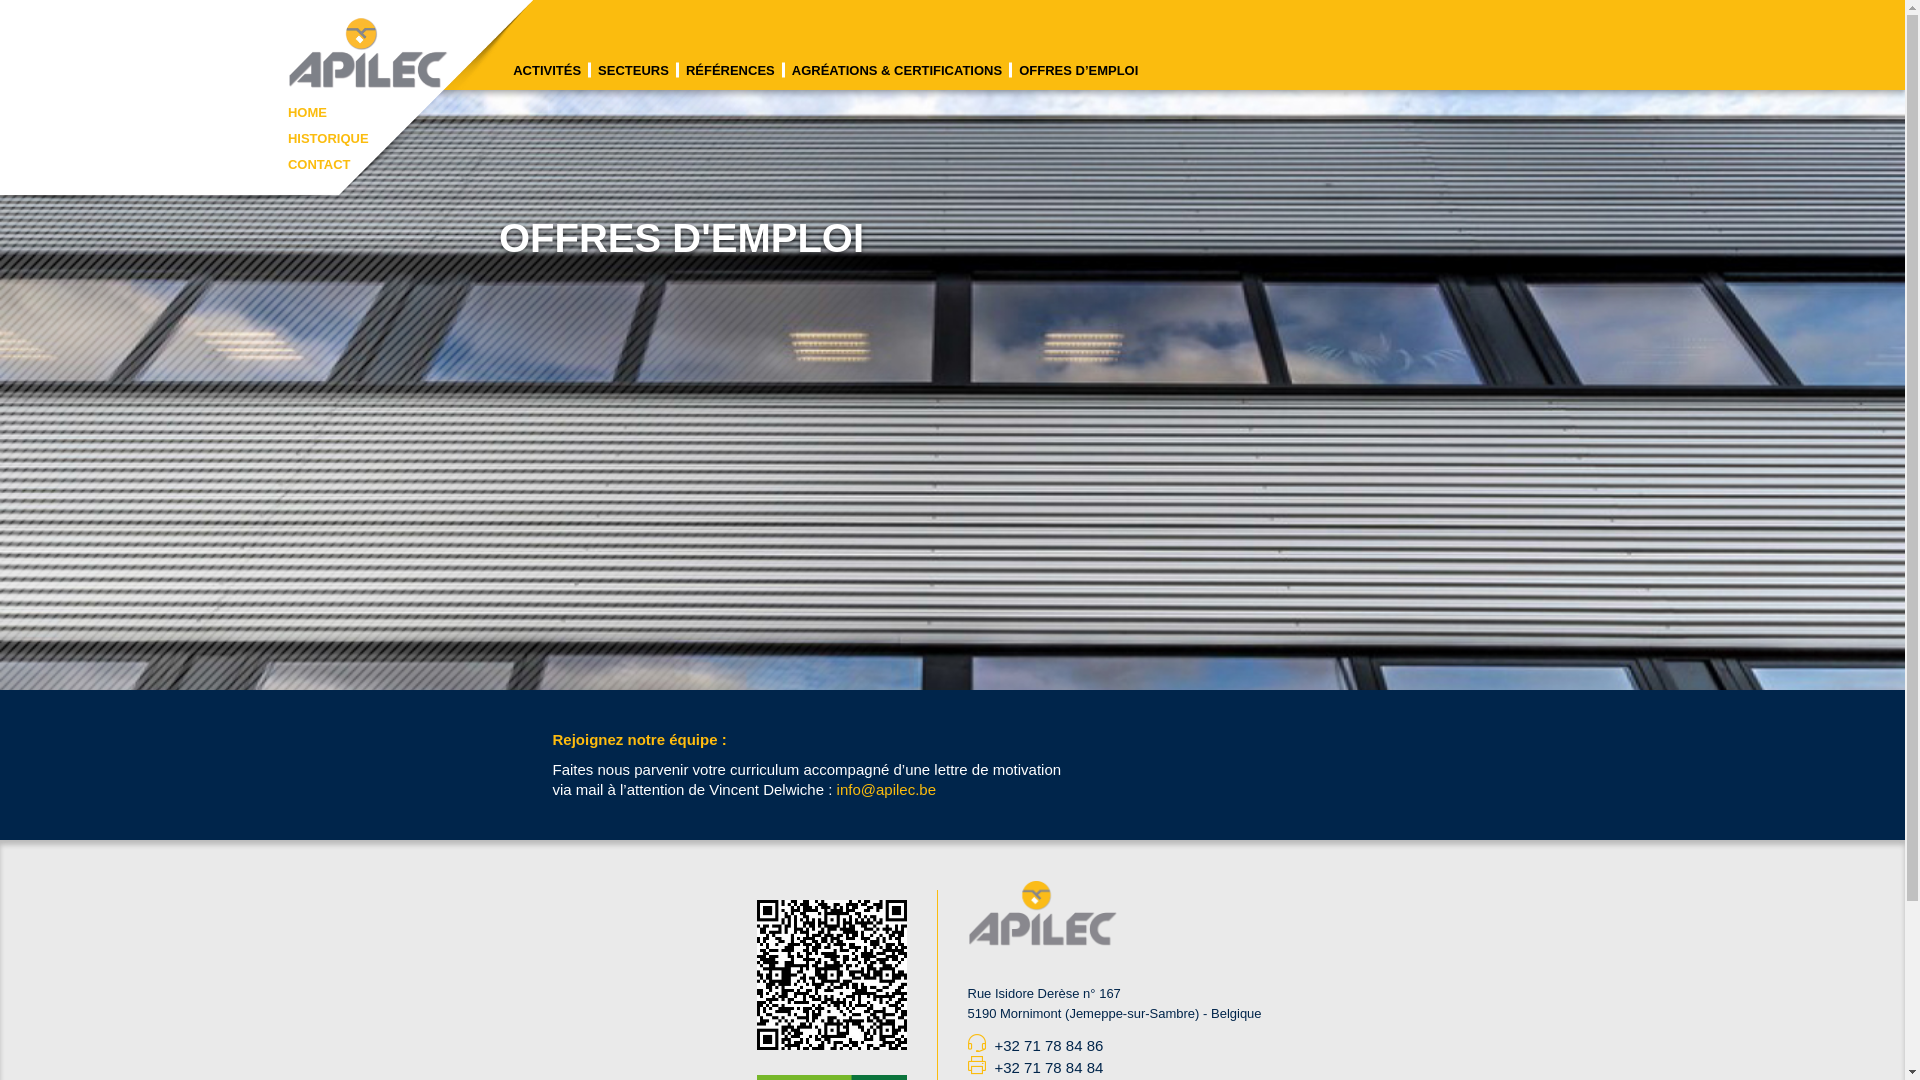 This screenshot has width=1920, height=1080. I want to click on 'SECTEURS', so click(589, 68).